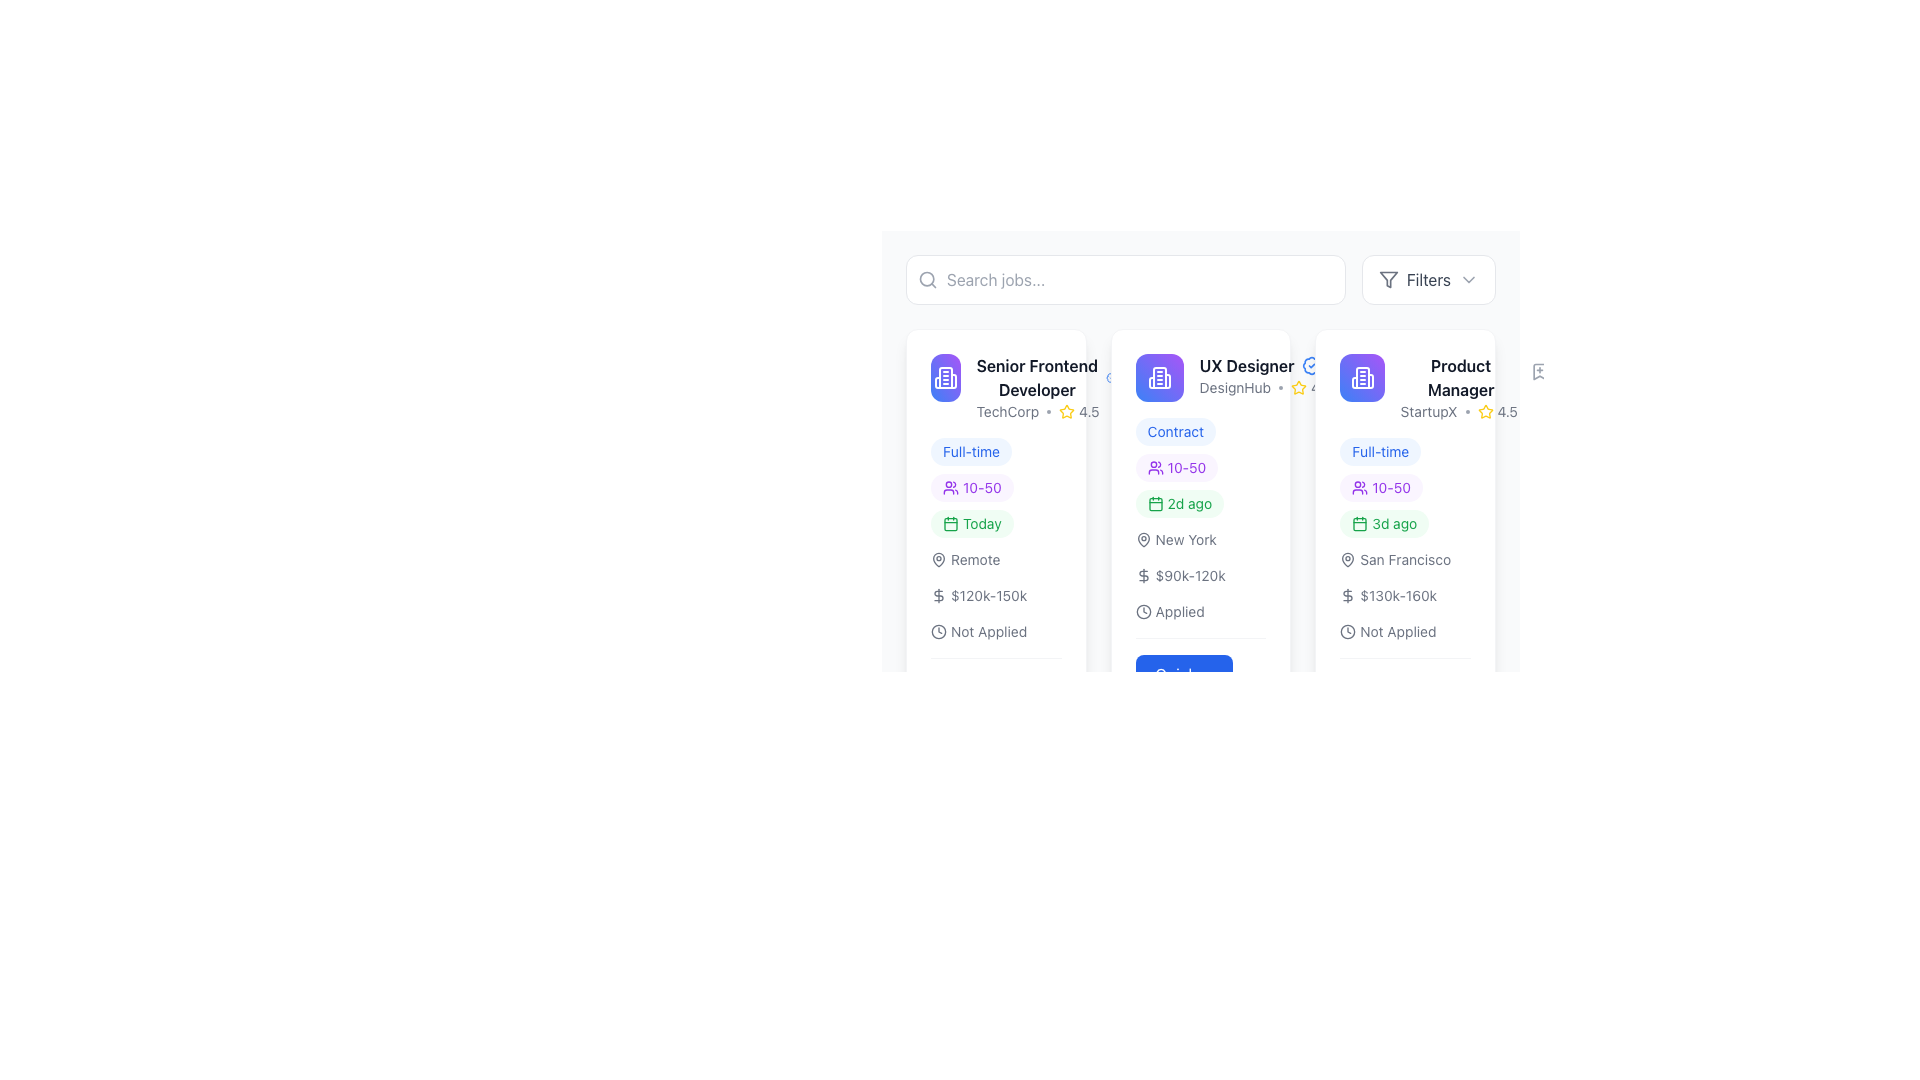 This screenshot has width=1920, height=1080. What do you see at coordinates (938, 559) in the screenshot?
I see `the pin icon located leftmost within the job listing card that indicates a remote job location, adjacent to the 'Remote' text` at bounding box center [938, 559].